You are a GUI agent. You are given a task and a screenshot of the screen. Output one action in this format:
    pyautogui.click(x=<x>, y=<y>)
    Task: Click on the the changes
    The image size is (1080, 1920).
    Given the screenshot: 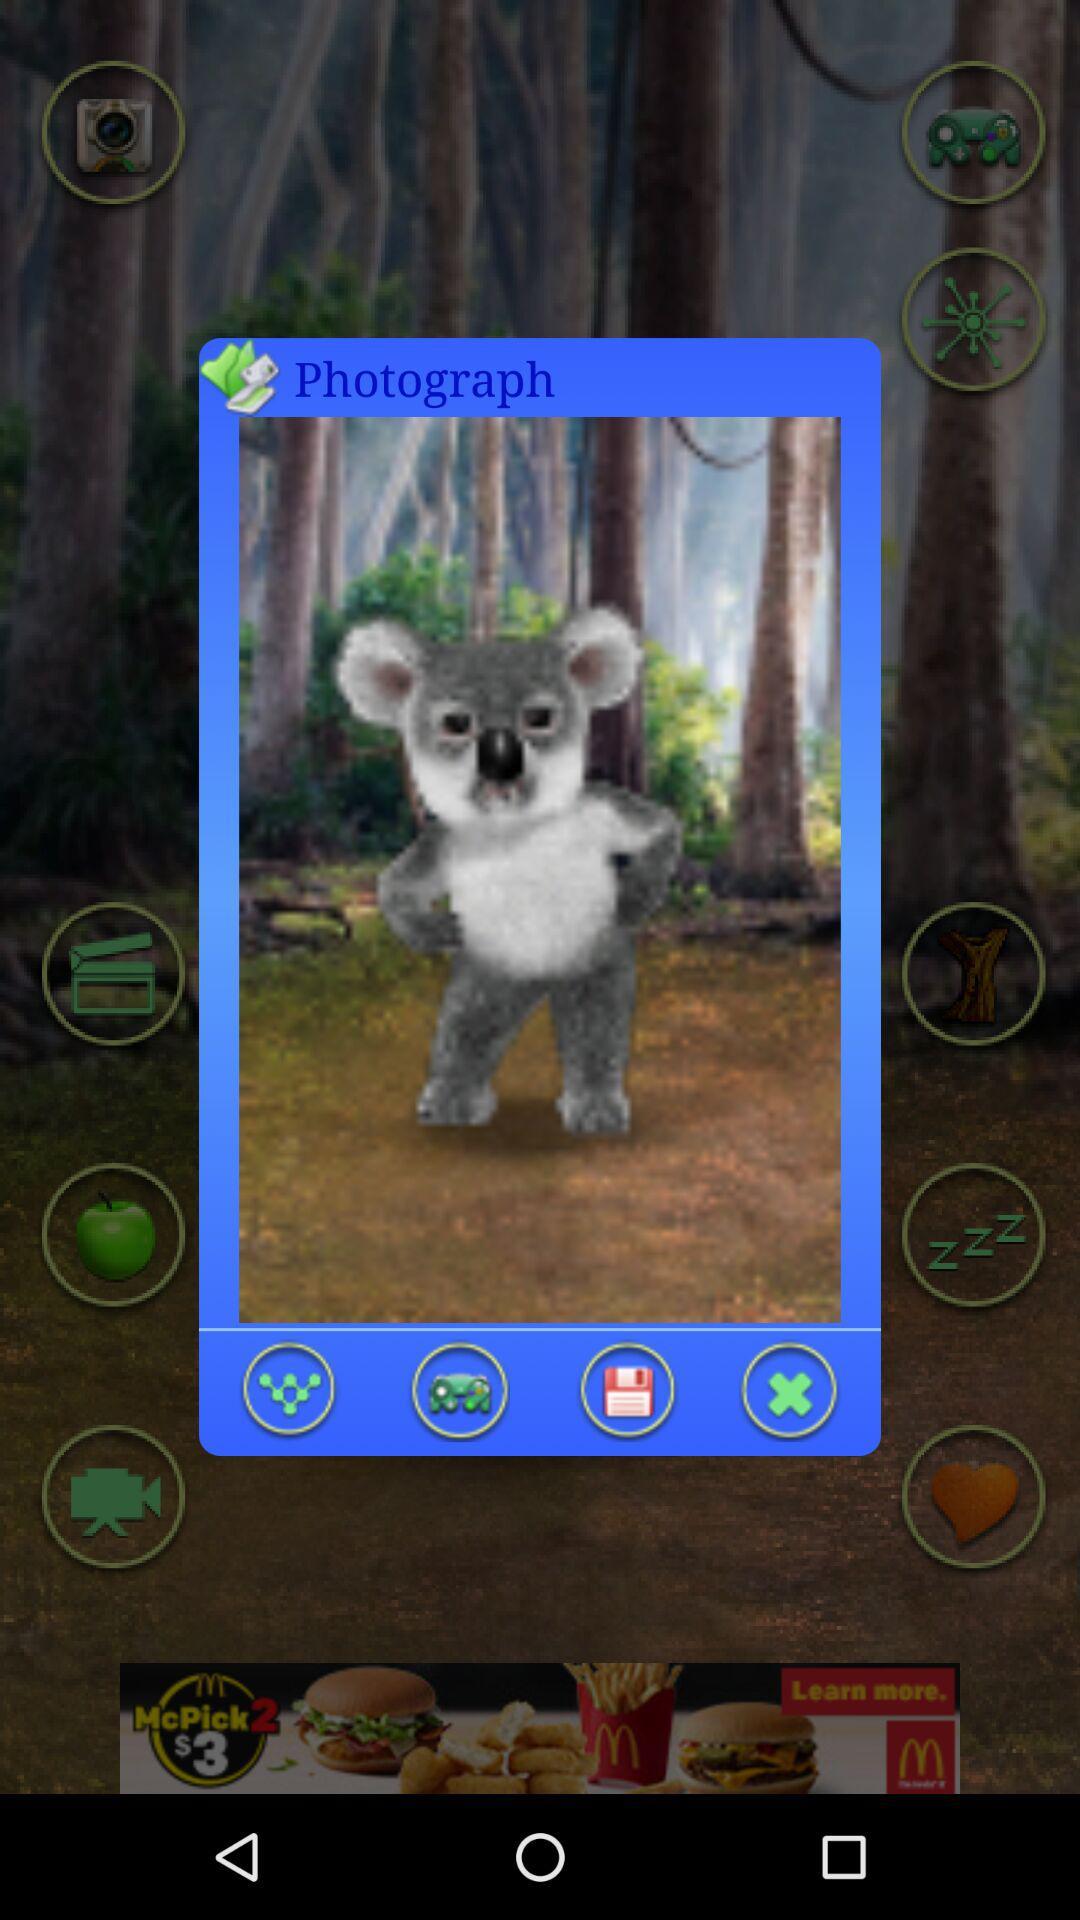 What is the action you would take?
    pyautogui.click(x=626, y=1389)
    